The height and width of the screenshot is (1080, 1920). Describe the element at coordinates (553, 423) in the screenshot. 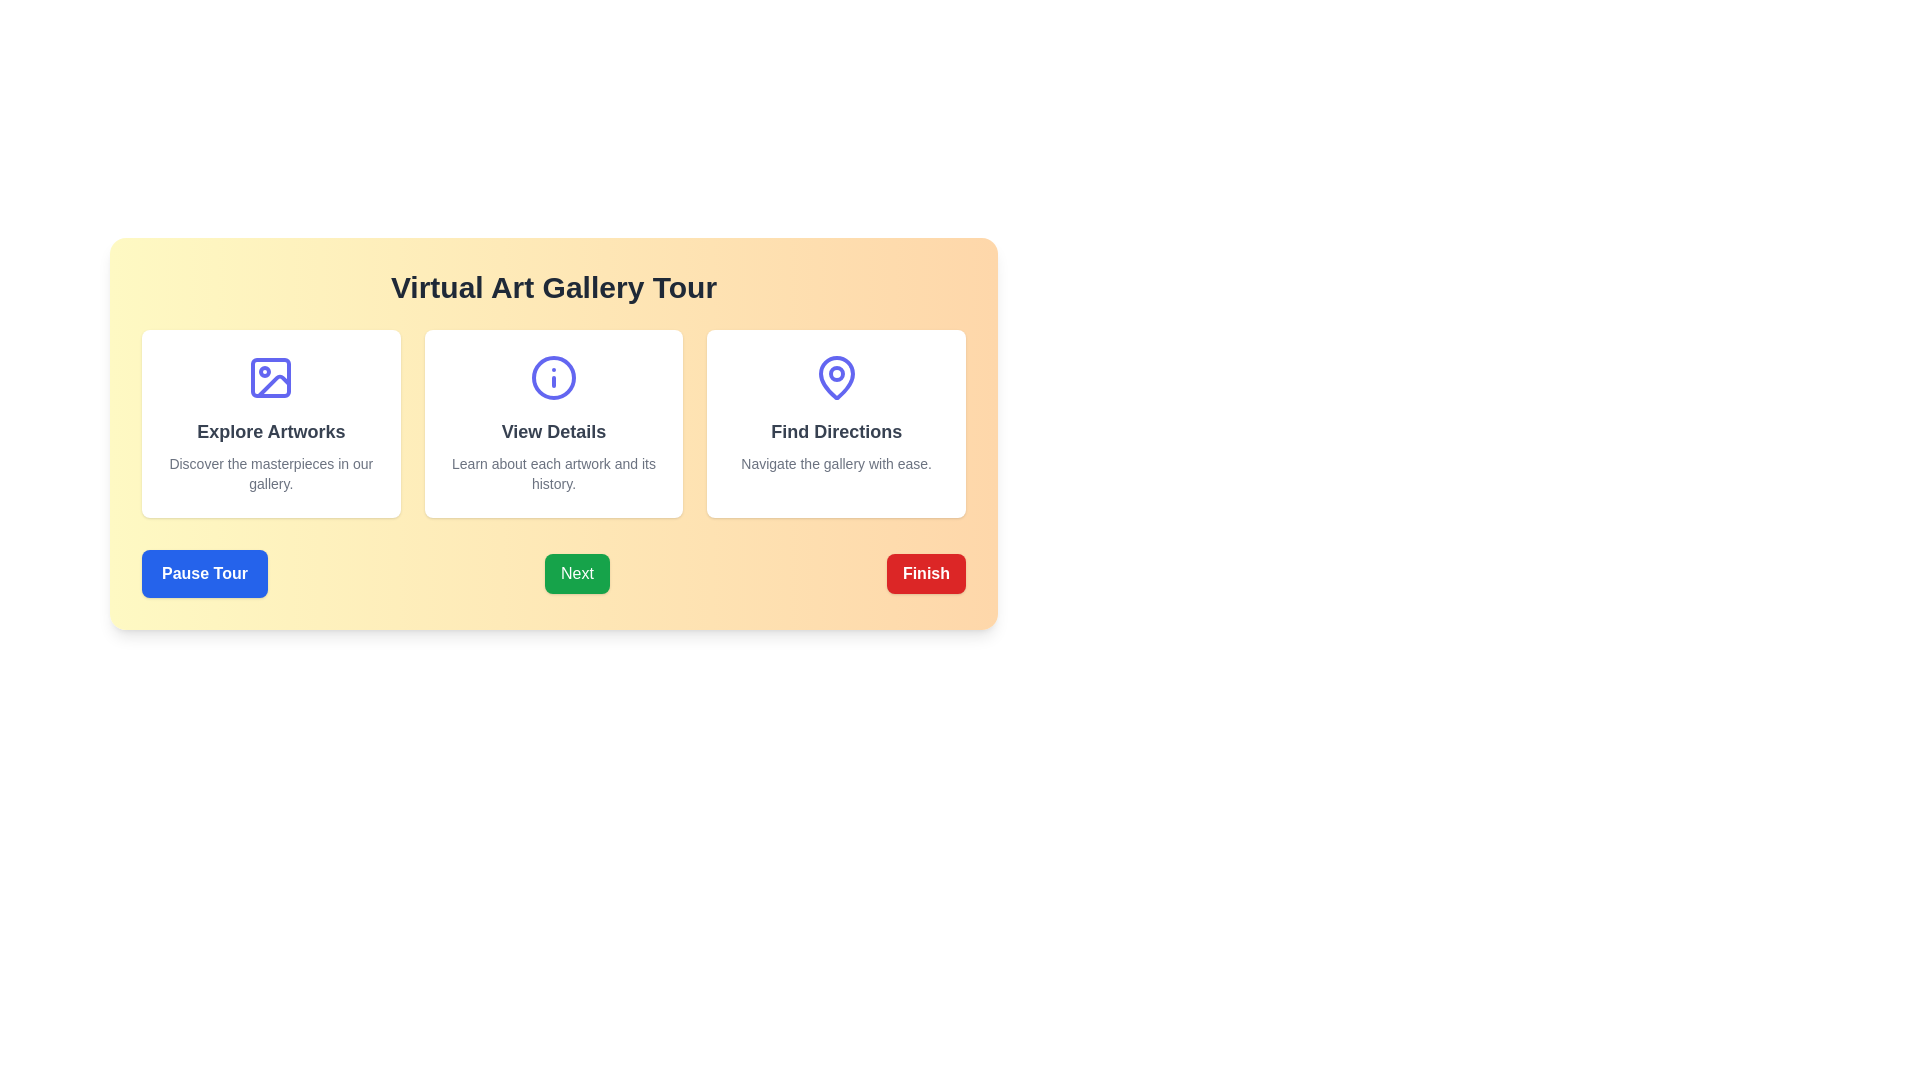

I see `displayed text on the second card in the gallery interface, which provides information about learning details for each artwork` at that location.